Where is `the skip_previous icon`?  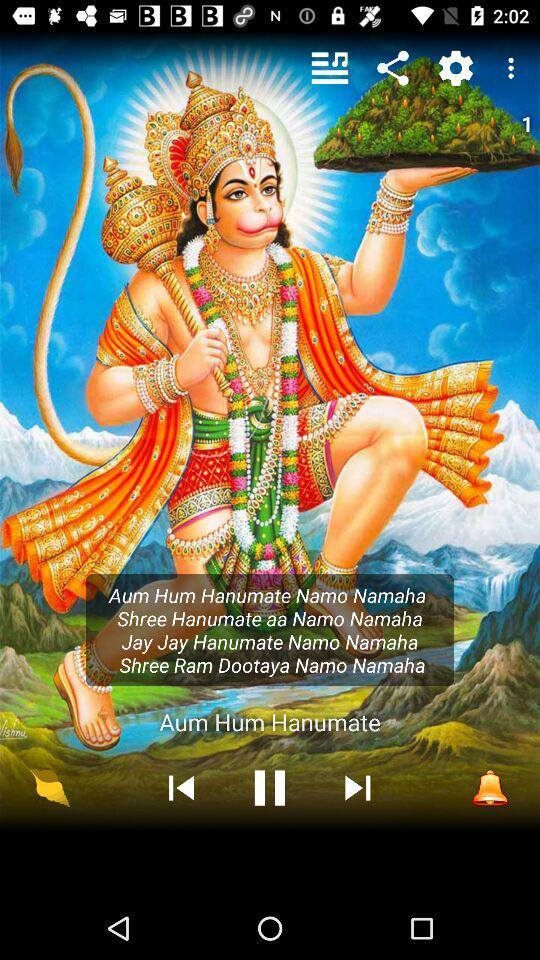 the skip_previous icon is located at coordinates (181, 788).